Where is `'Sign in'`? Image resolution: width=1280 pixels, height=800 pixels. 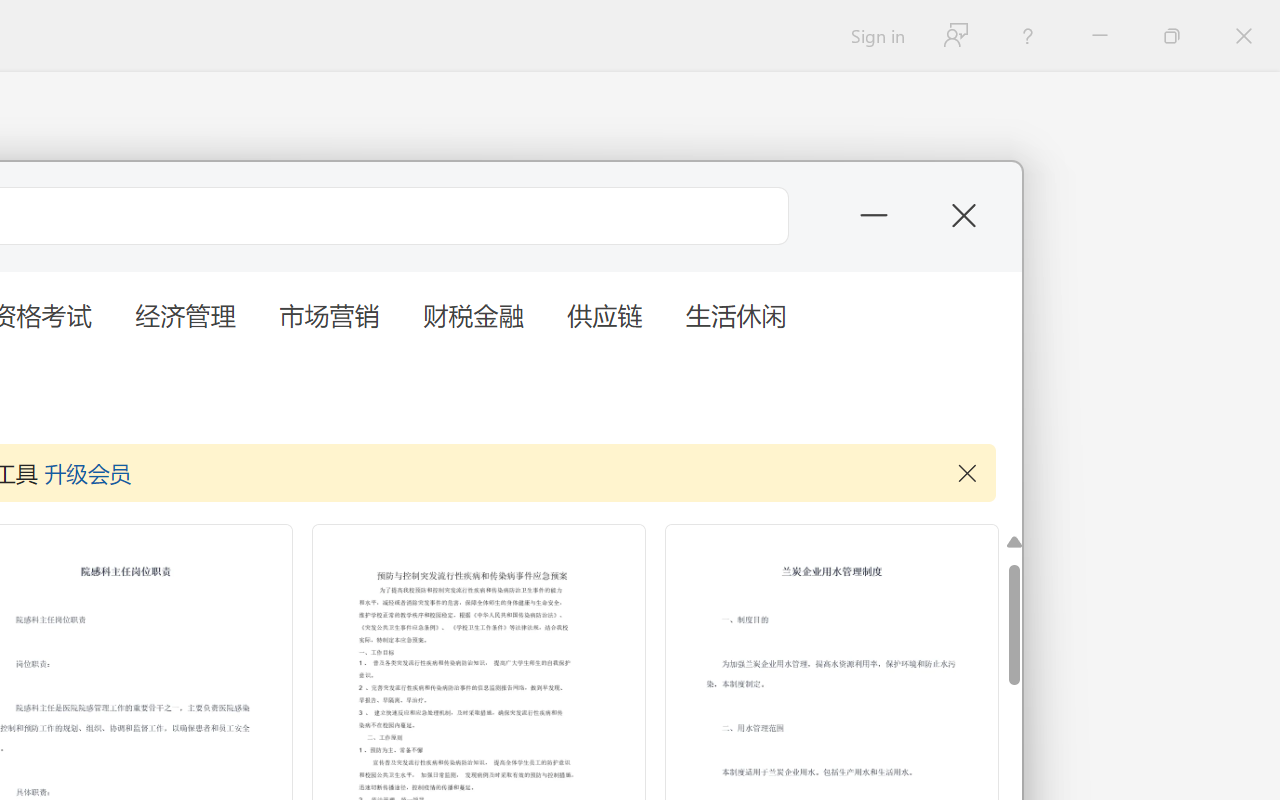 'Sign in' is located at coordinates (876, 34).